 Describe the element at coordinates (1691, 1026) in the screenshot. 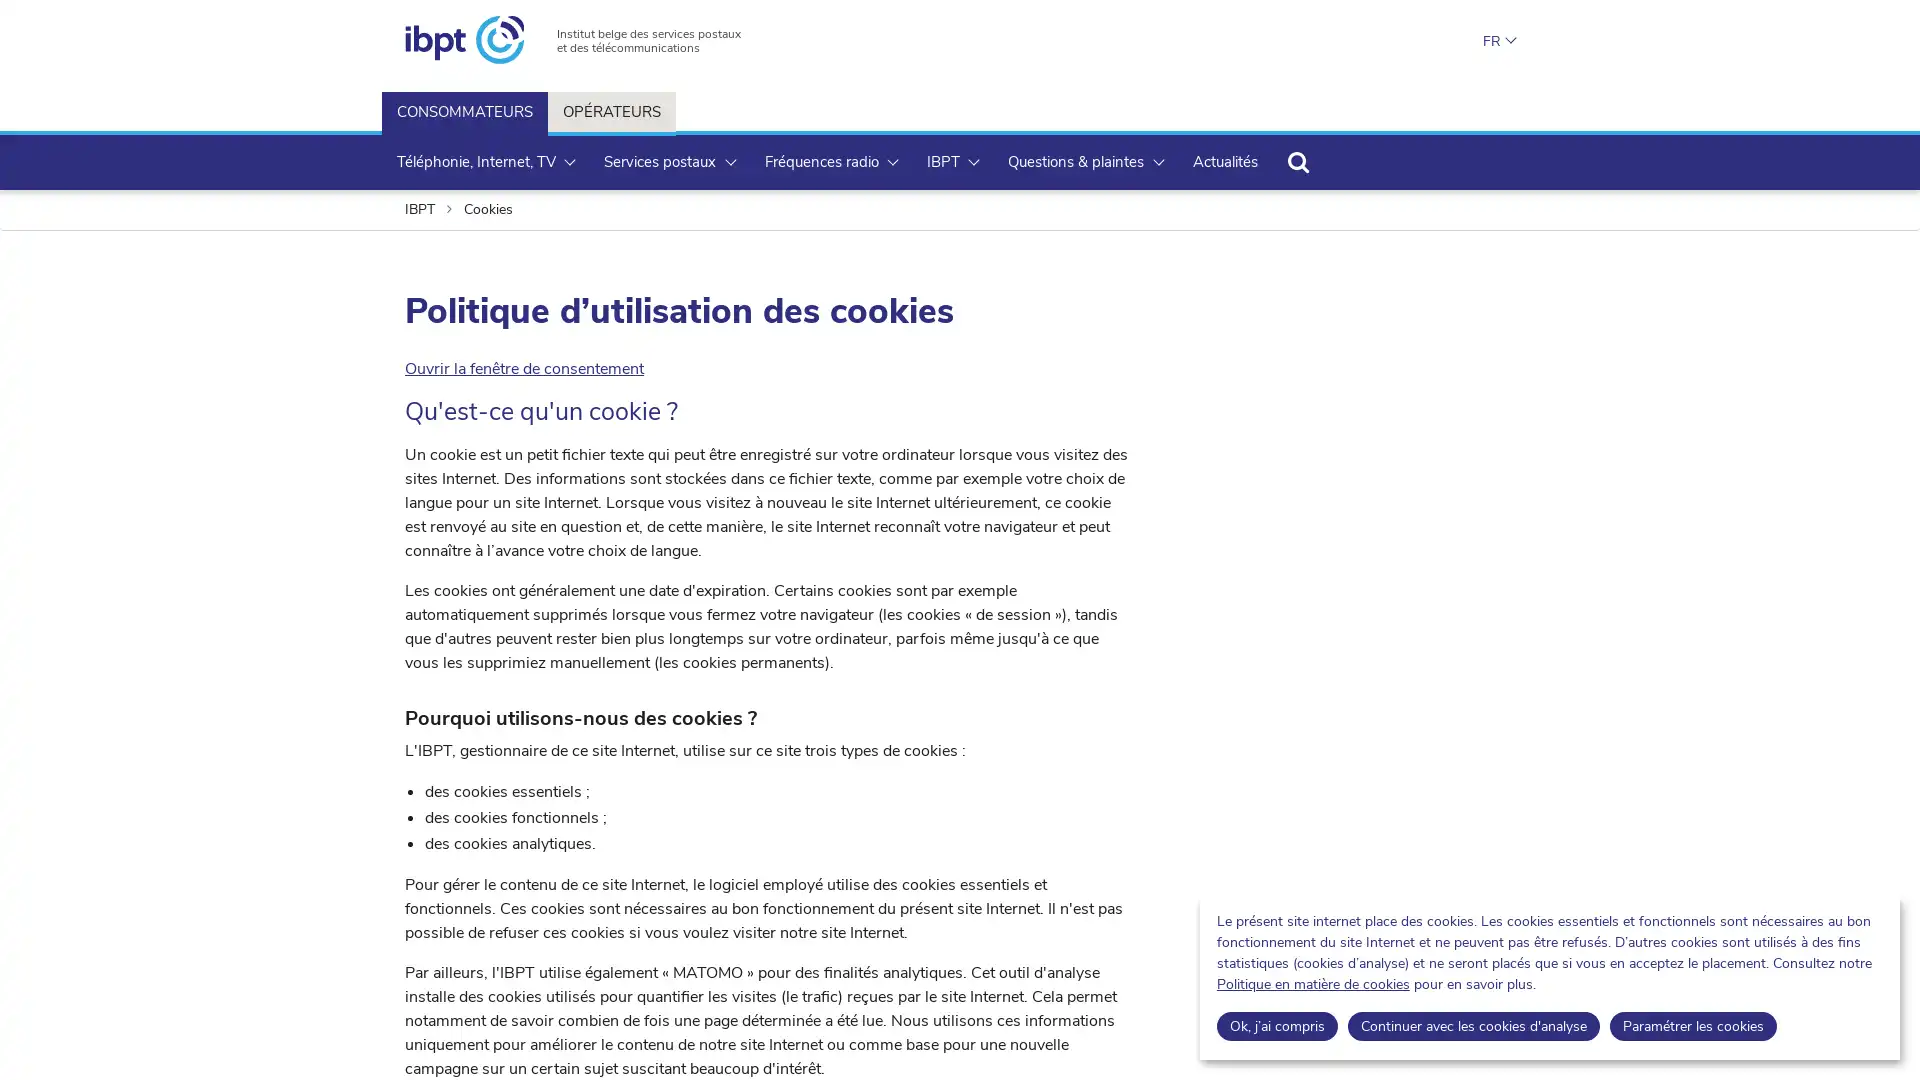

I see `Parametrer les cookies` at that location.